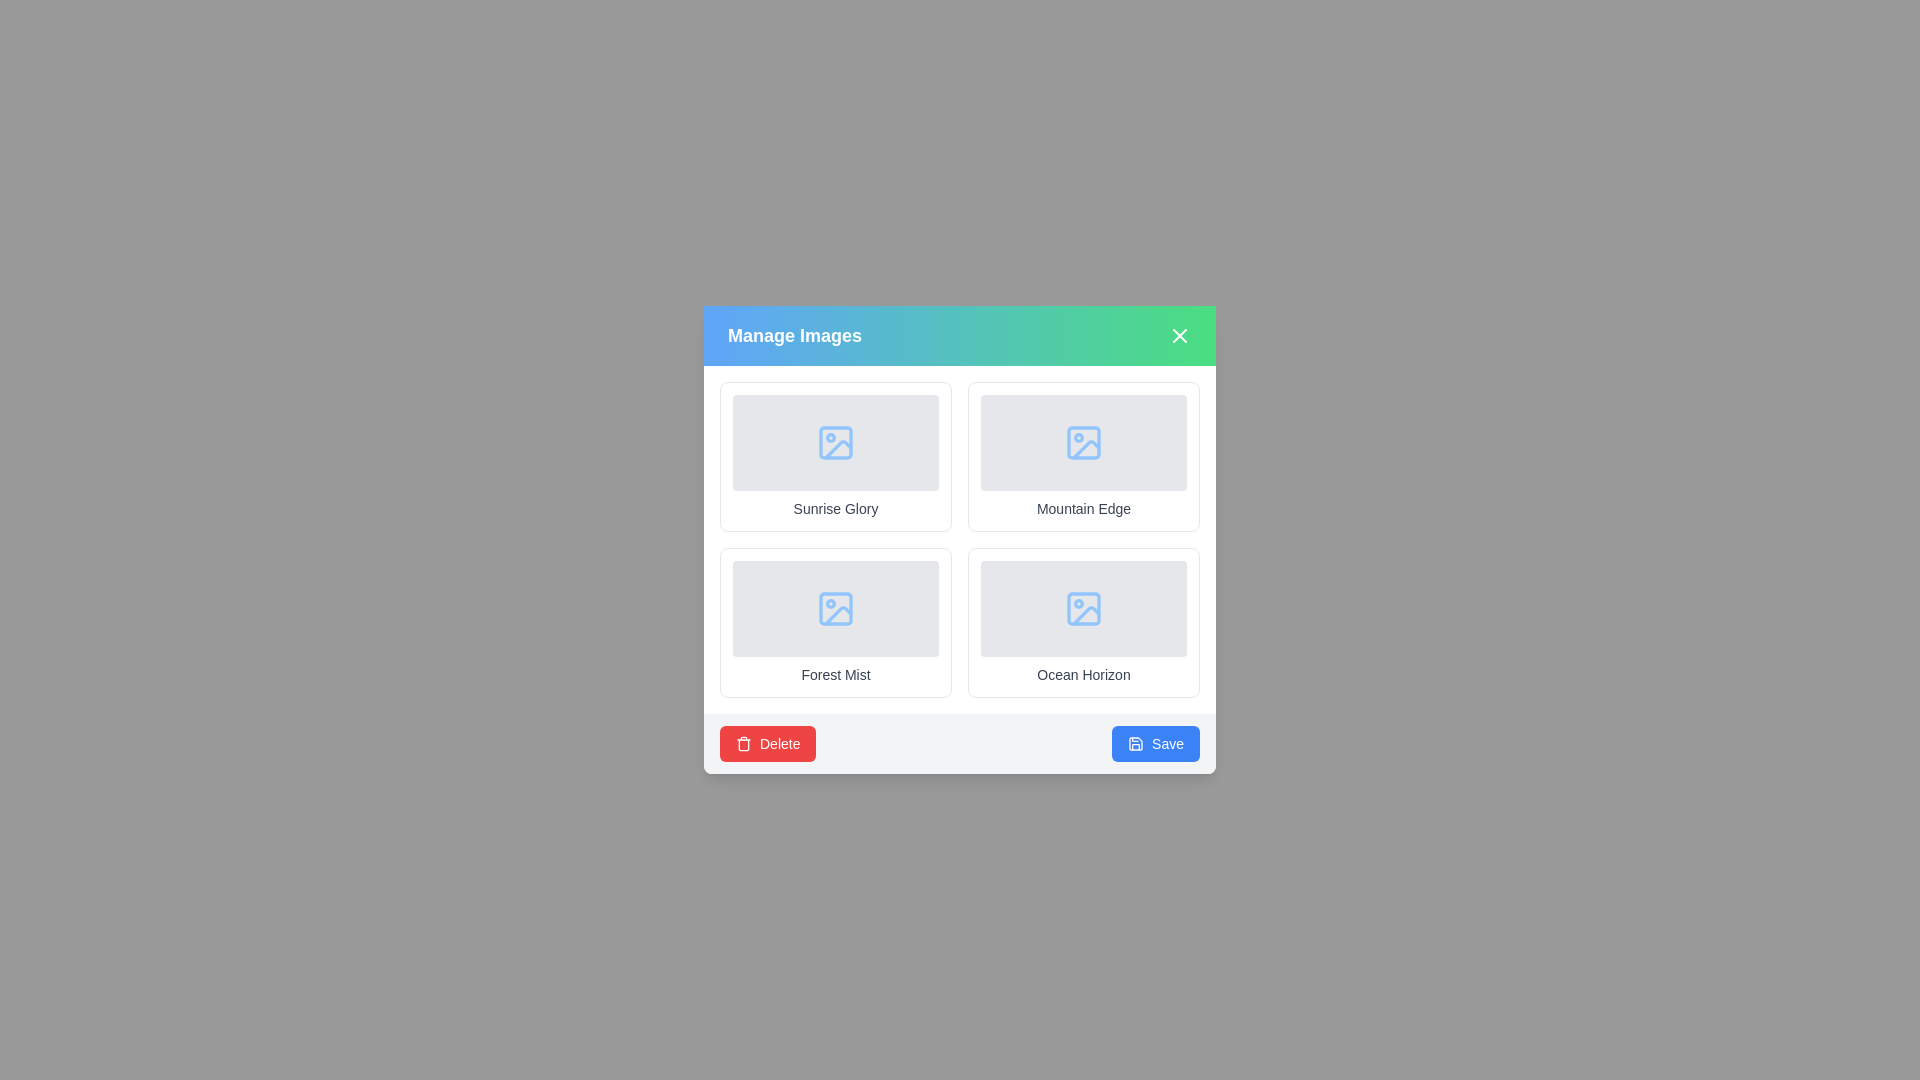 This screenshot has height=1080, width=1920. Describe the element at coordinates (1083, 442) in the screenshot. I see `the image icon located in the 'Mountain Edge' section of the 'Manage Images' dialog box, which is depicted with a light blue color scheme and a simple line drawing of a square with rounded corners and a triangular shape` at that location.